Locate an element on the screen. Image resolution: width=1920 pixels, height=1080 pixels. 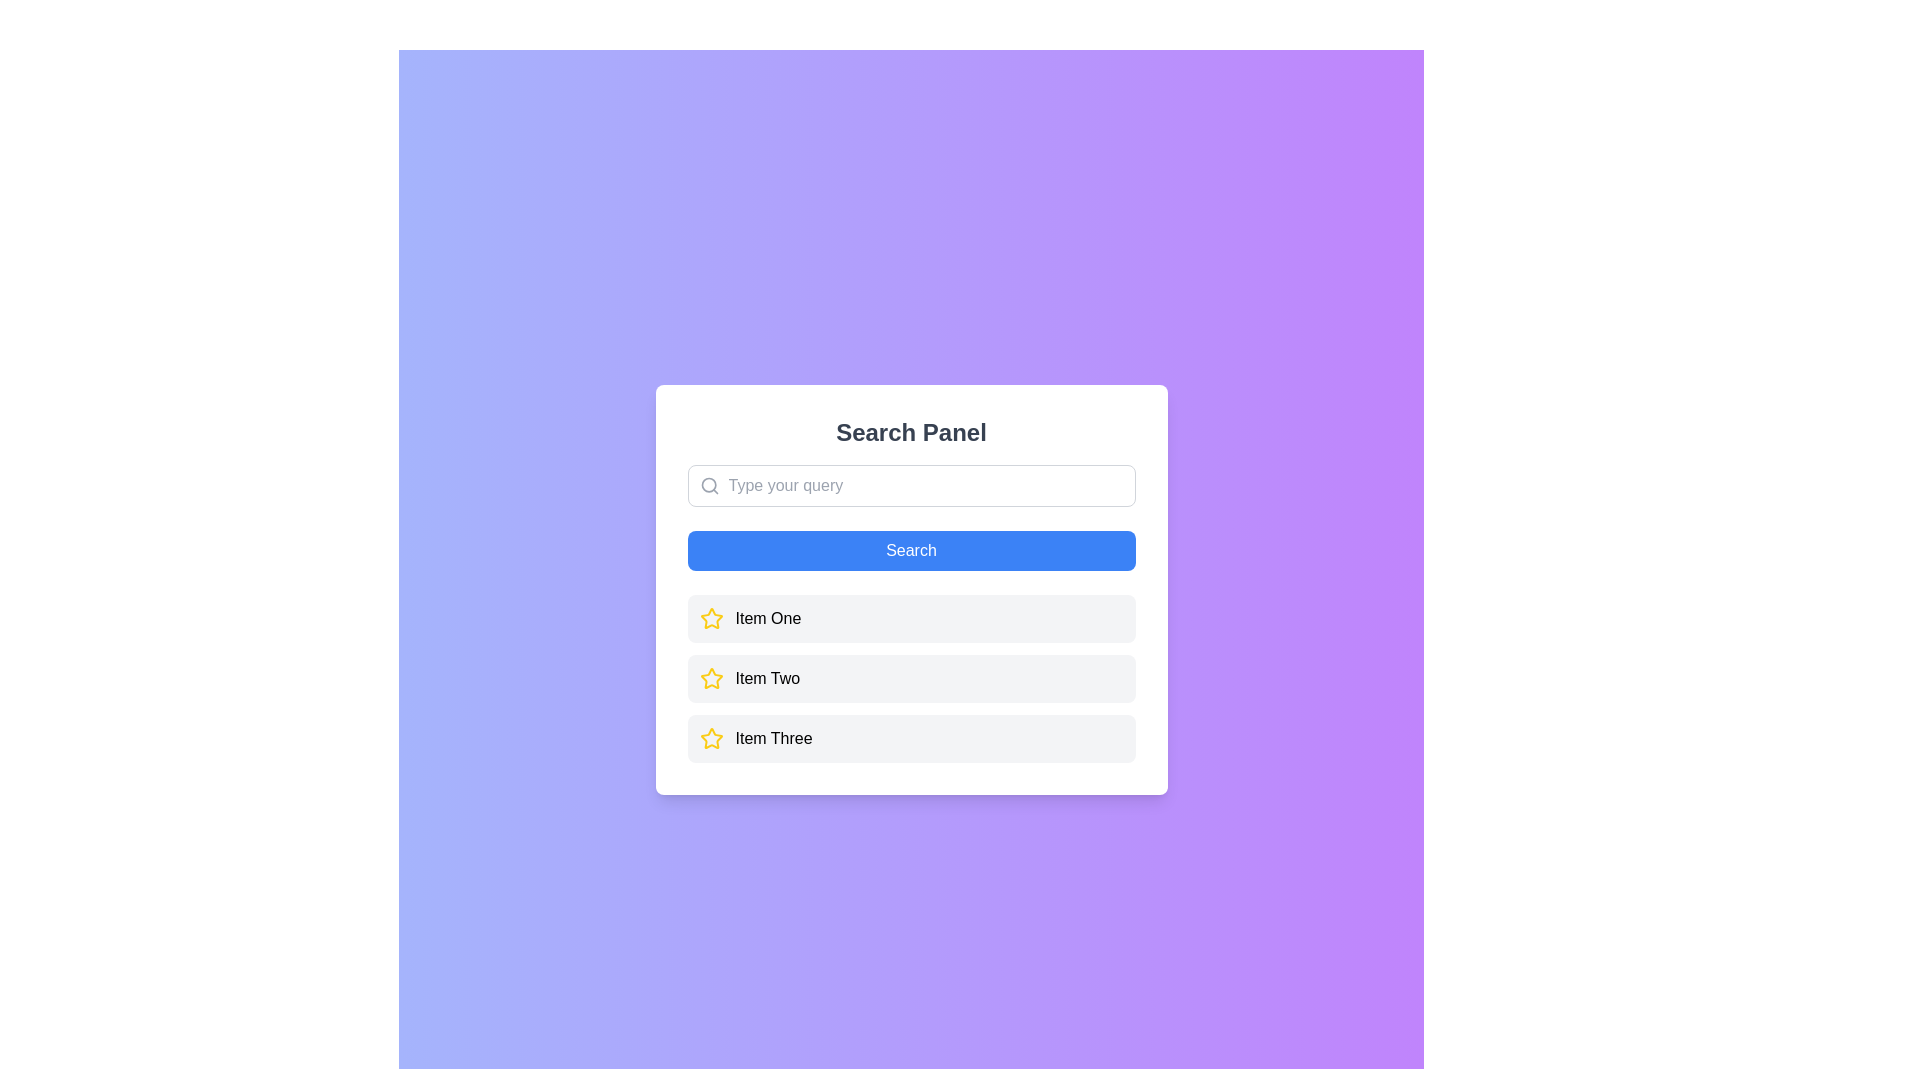
the circular search icon with a magnifying glass outline, which is gray in color and located to the left of the search input area in the modal interface is located at coordinates (709, 486).